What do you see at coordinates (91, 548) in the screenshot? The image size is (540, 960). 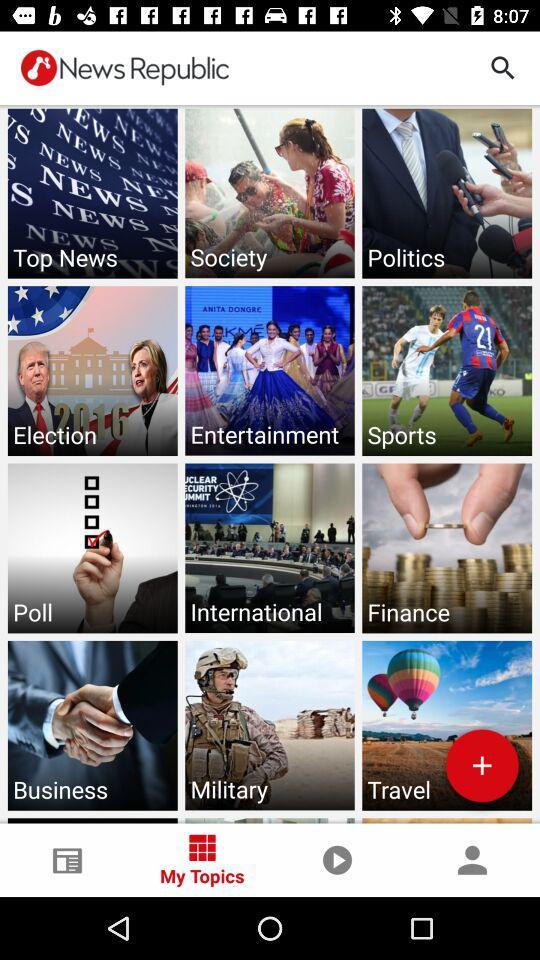 I see `third row first image` at bounding box center [91, 548].